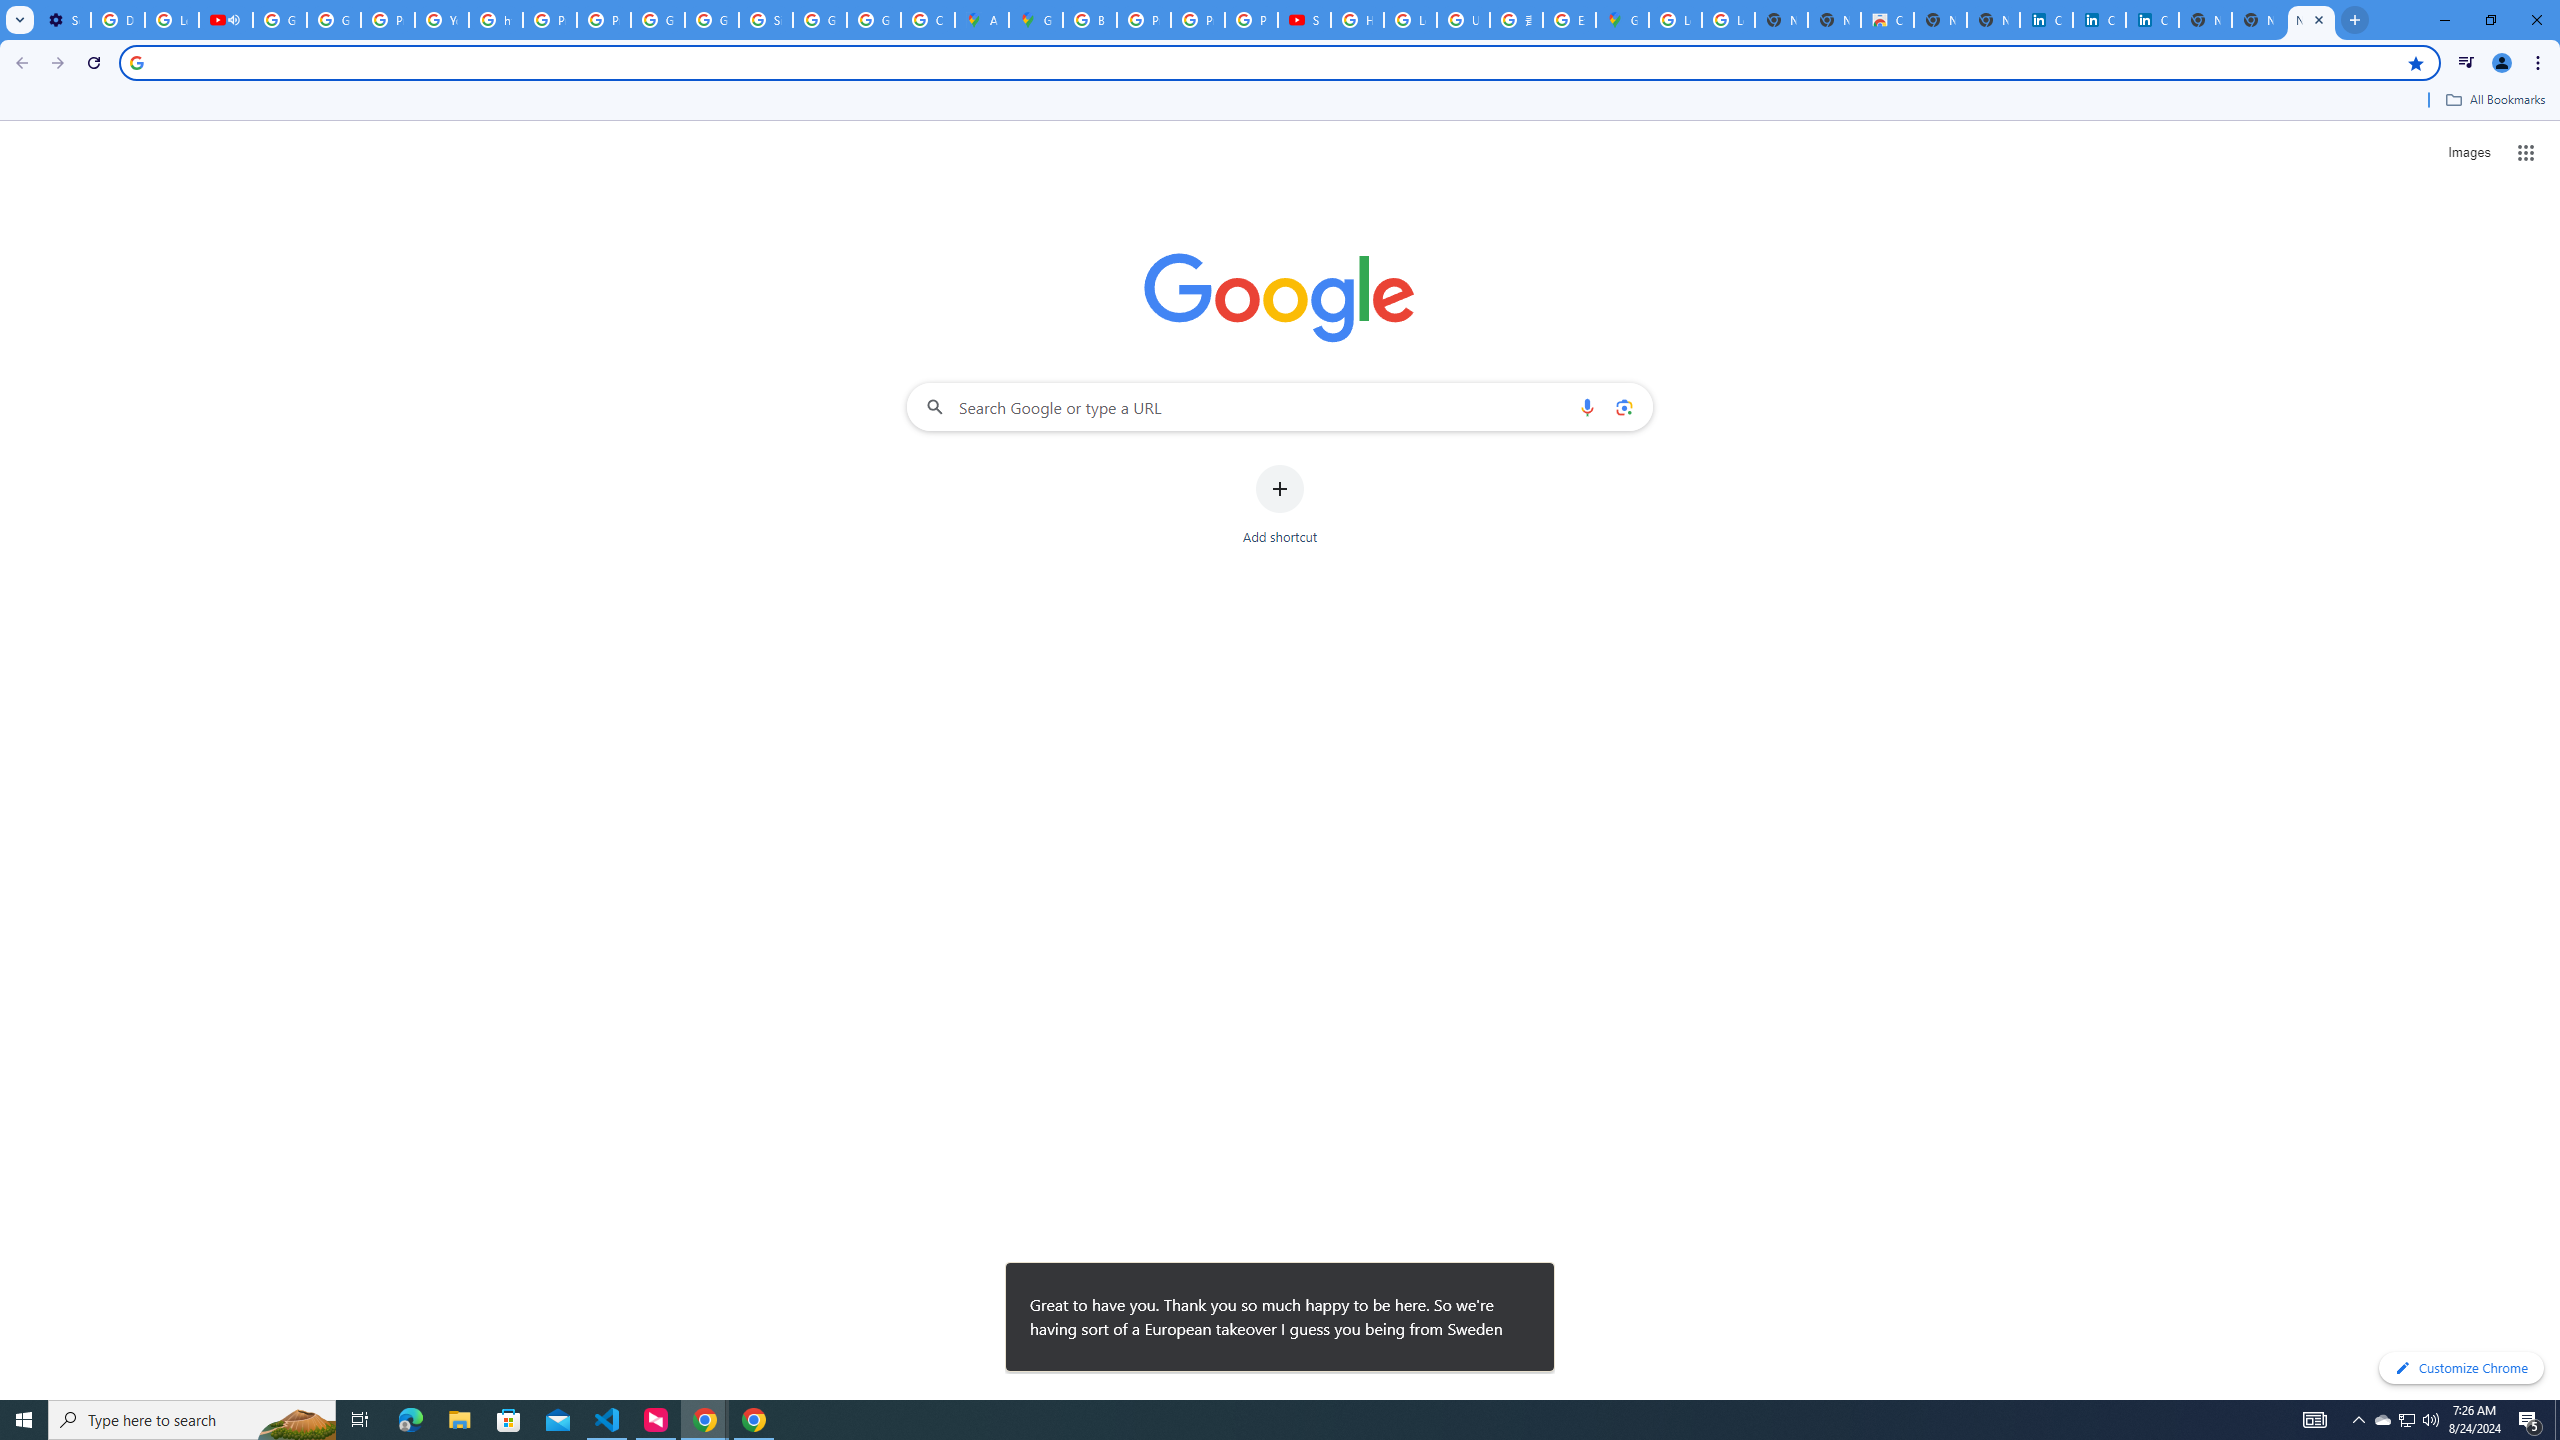 The height and width of the screenshot is (1440, 2560). Describe the element at coordinates (1035, 19) in the screenshot. I see `'Google Maps'` at that location.